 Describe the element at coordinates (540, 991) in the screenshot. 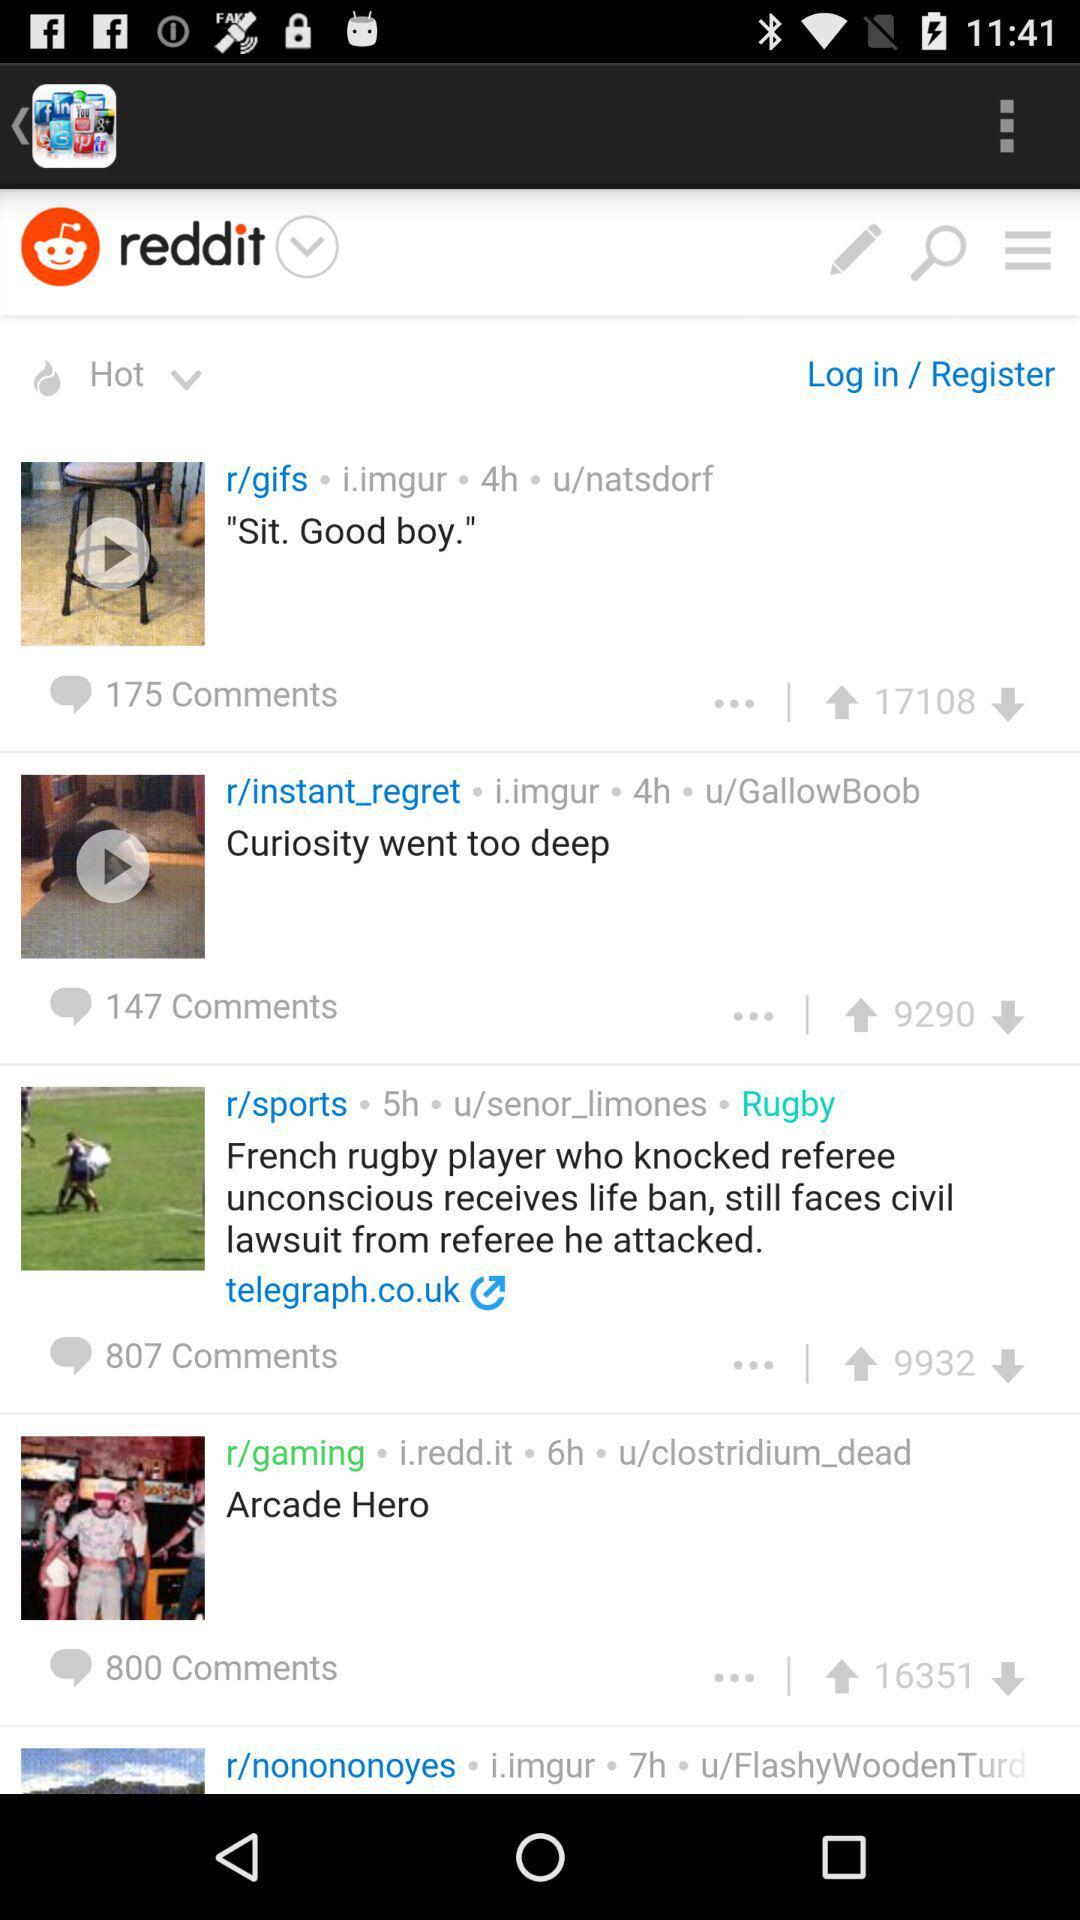

I see `move page` at that location.